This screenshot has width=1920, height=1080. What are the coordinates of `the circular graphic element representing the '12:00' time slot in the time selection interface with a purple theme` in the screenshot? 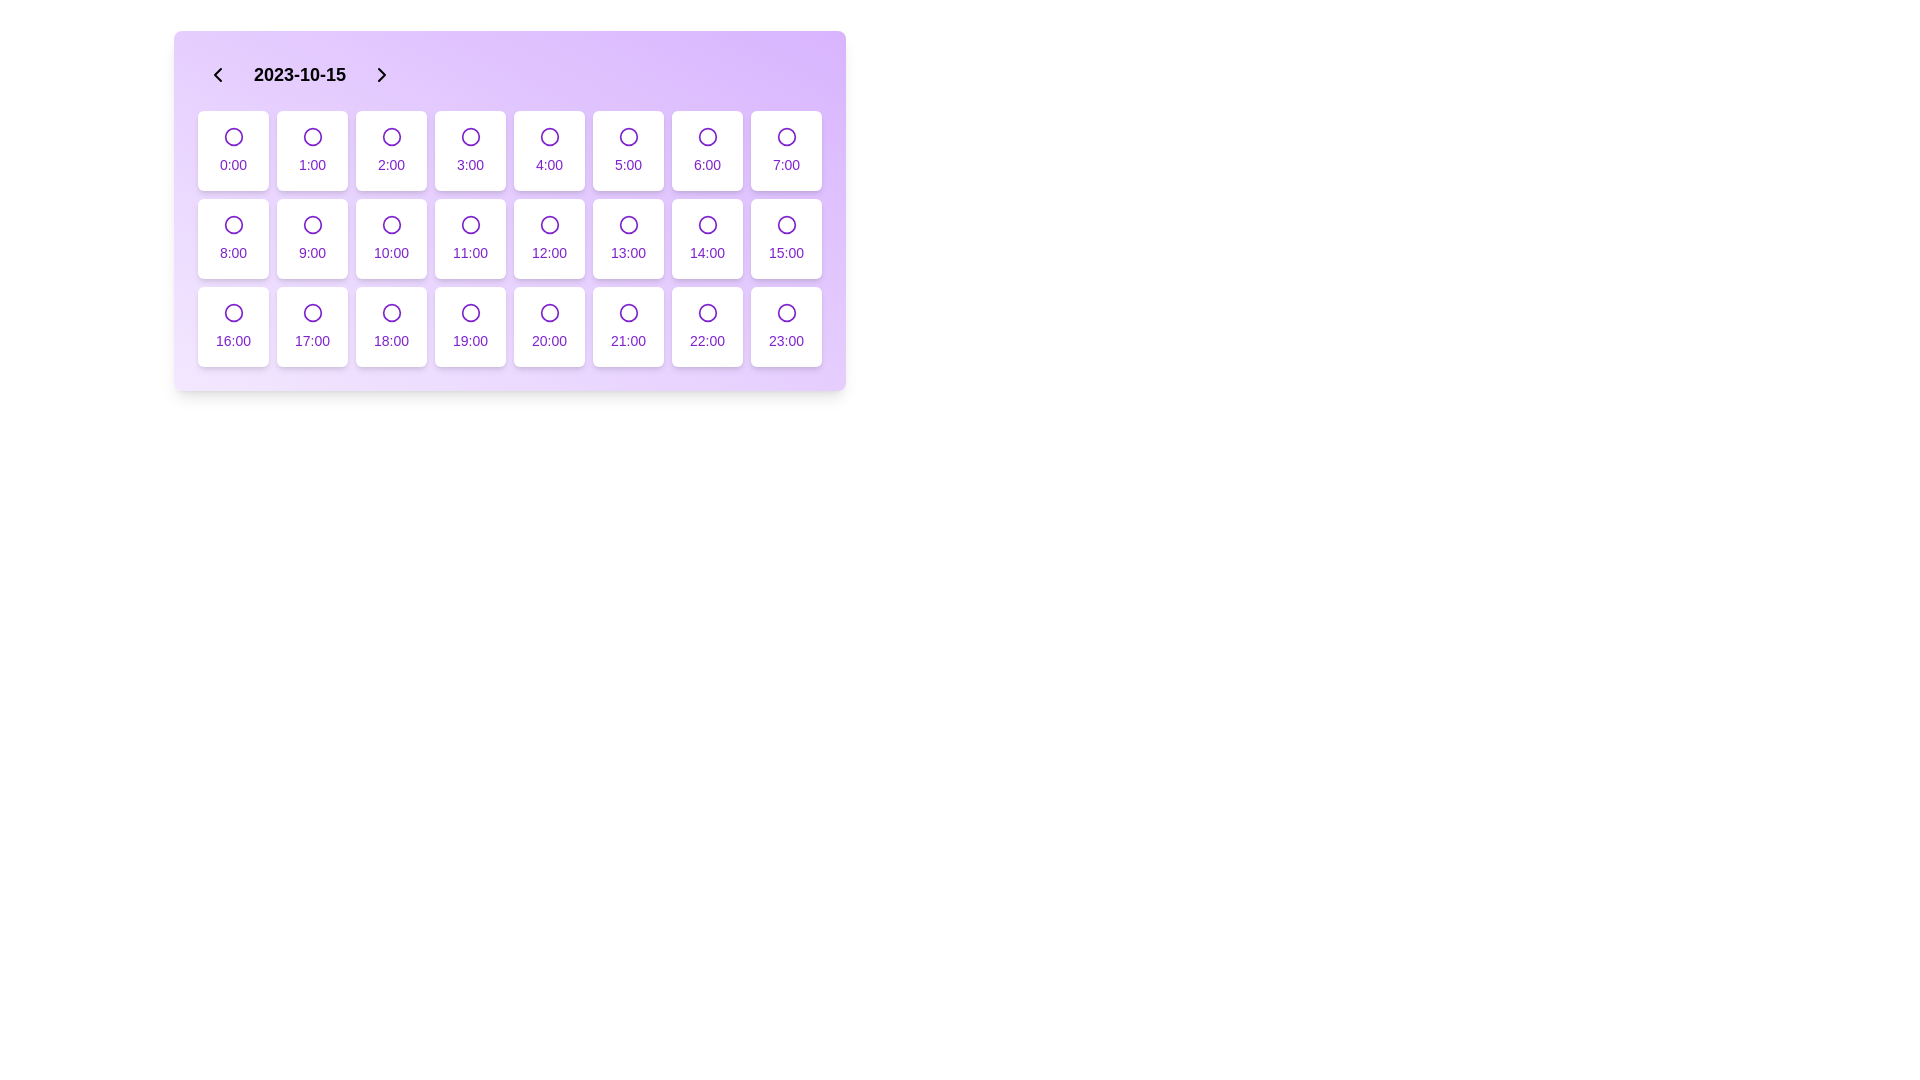 It's located at (549, 224).